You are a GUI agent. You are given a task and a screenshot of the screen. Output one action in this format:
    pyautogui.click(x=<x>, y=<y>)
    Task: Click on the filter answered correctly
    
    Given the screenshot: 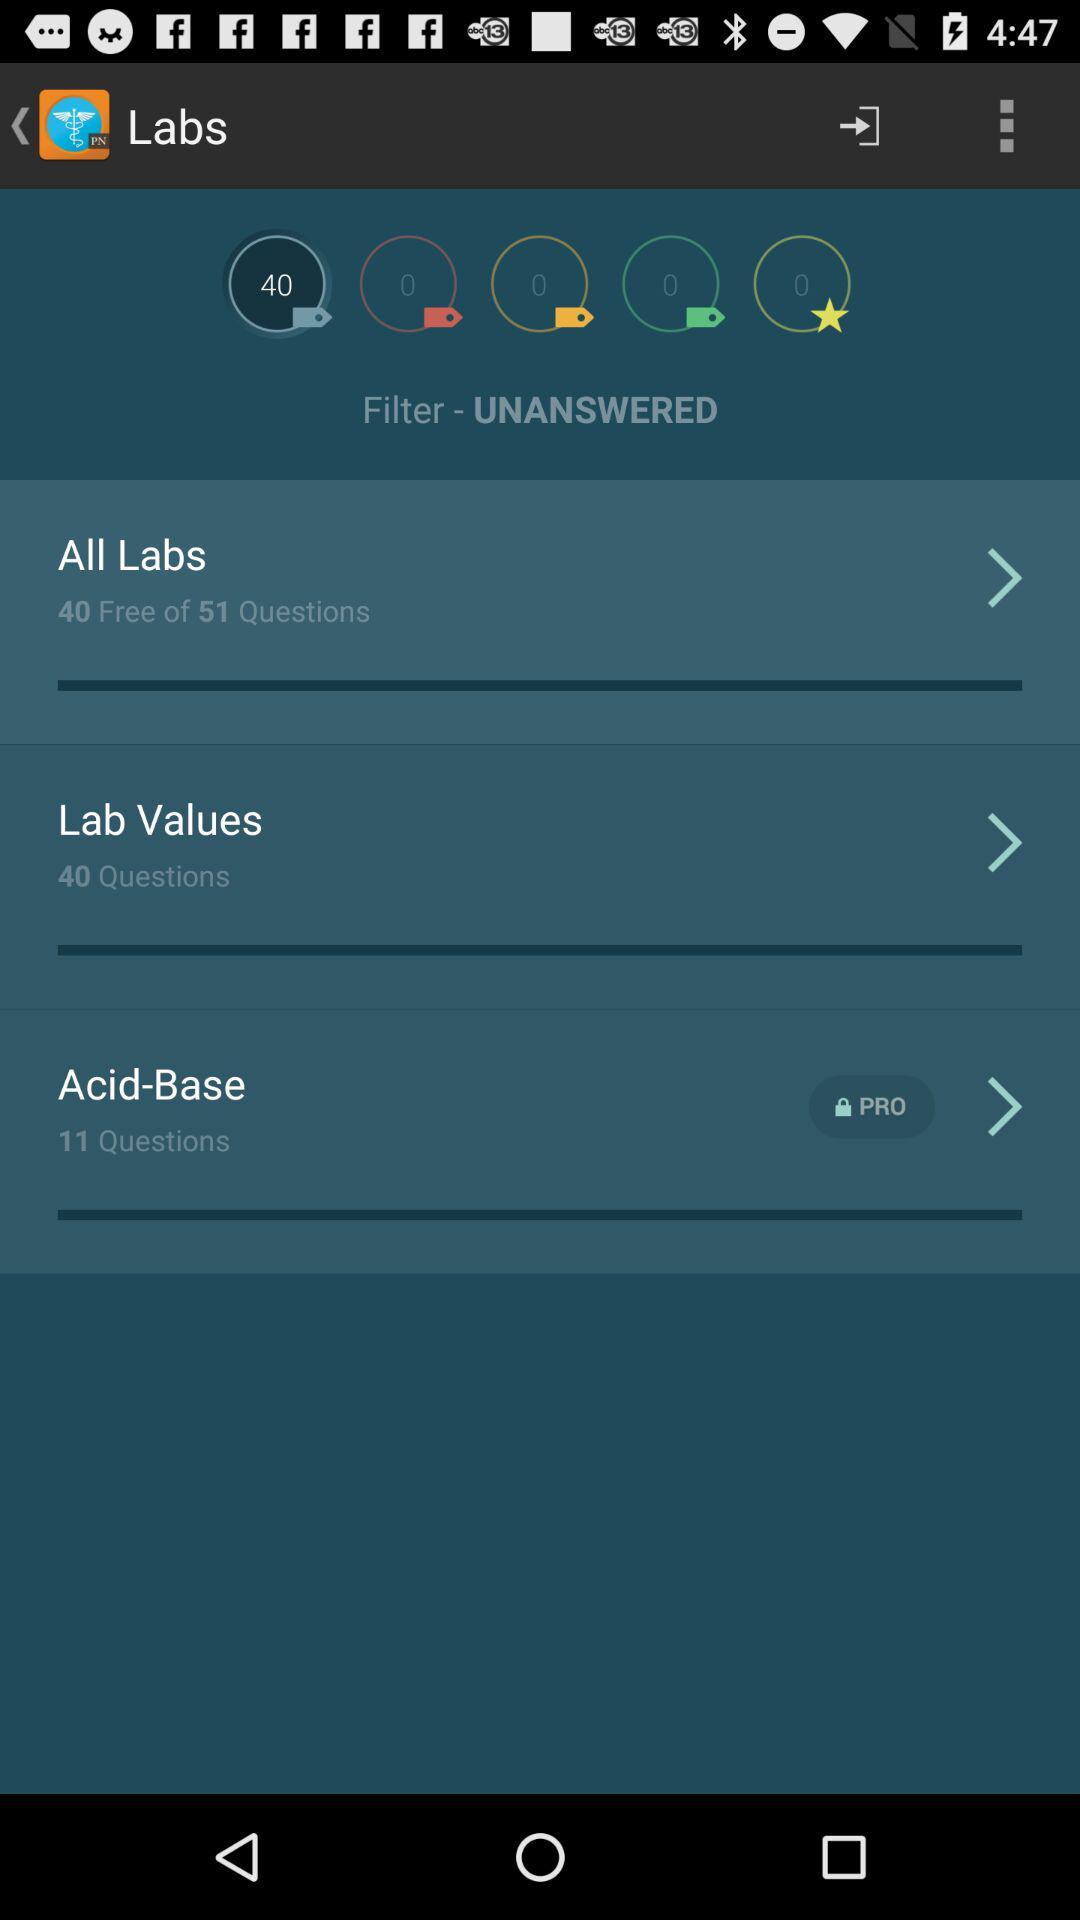 What is the action you would take?
    pyautogui.click(x=670, y=282)
    